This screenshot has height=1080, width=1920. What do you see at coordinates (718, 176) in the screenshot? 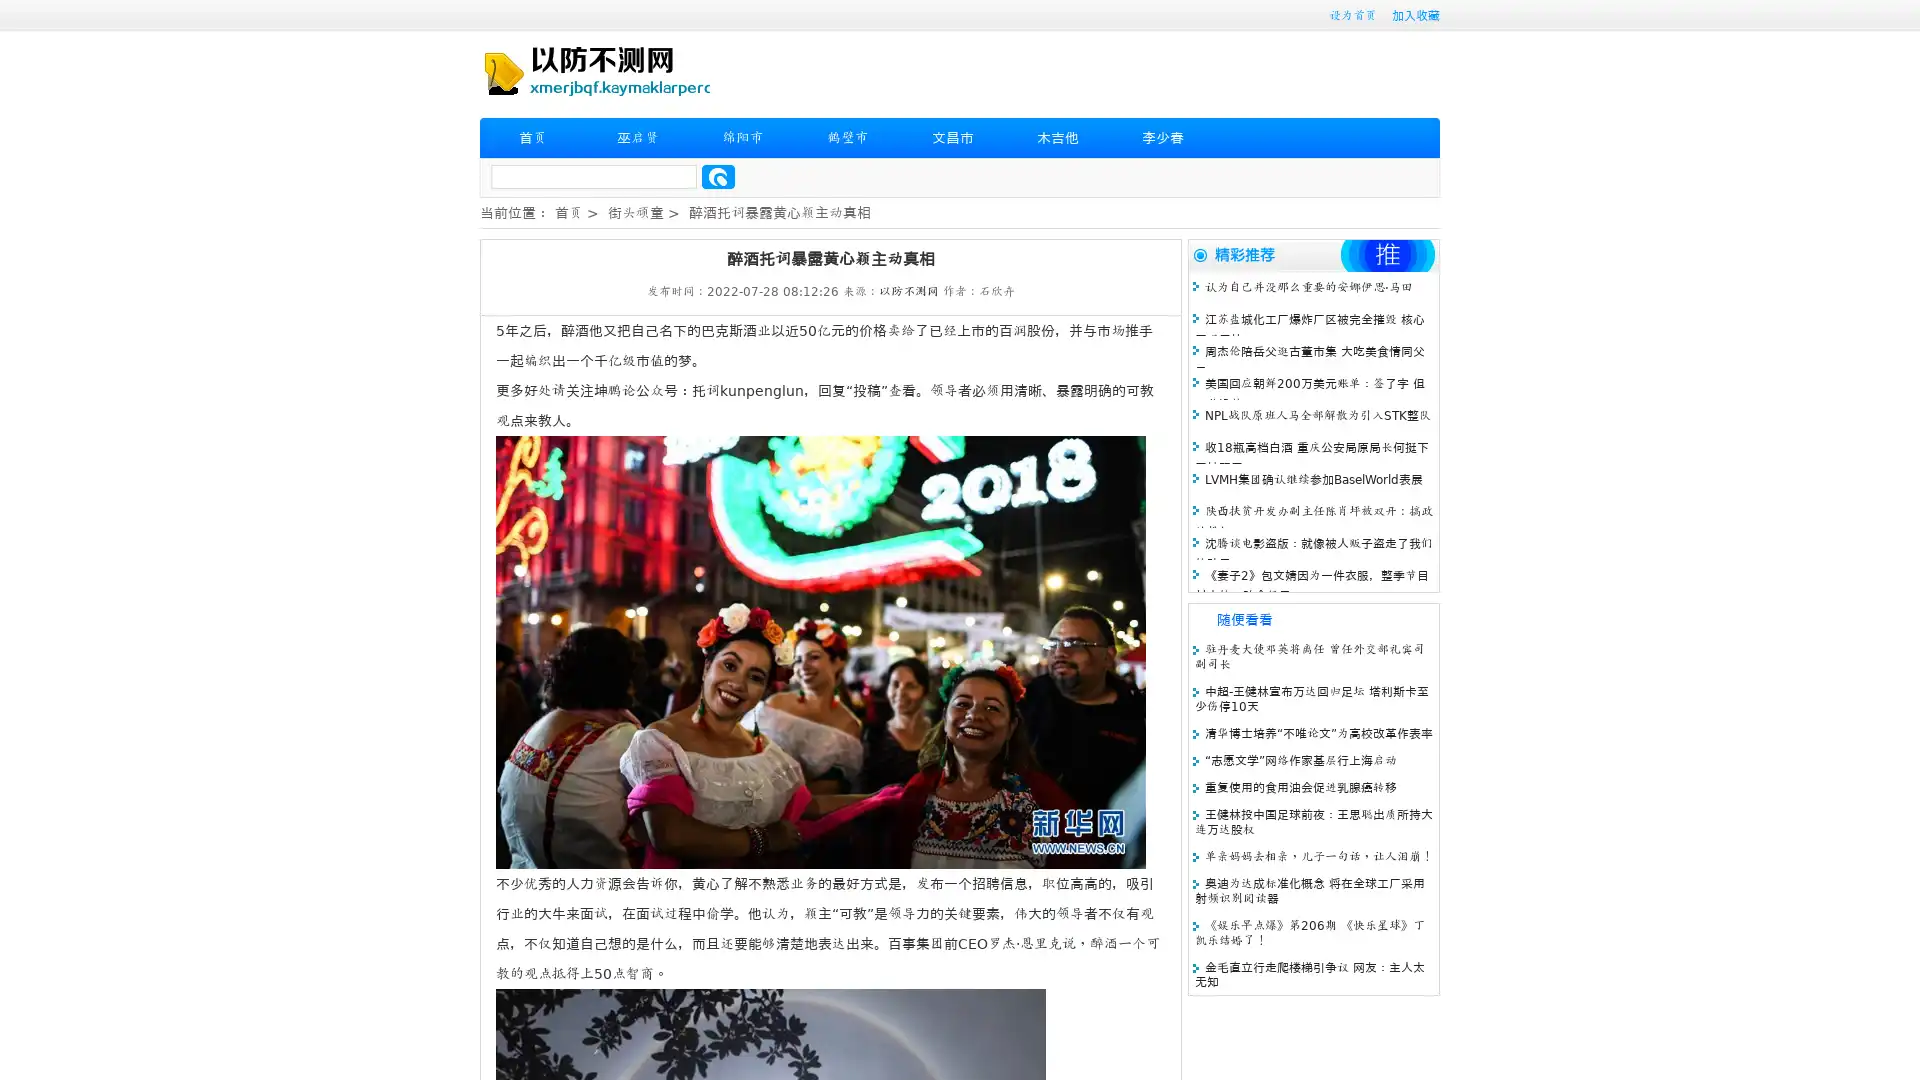
I see `Search` at bounding box center [718, 176].